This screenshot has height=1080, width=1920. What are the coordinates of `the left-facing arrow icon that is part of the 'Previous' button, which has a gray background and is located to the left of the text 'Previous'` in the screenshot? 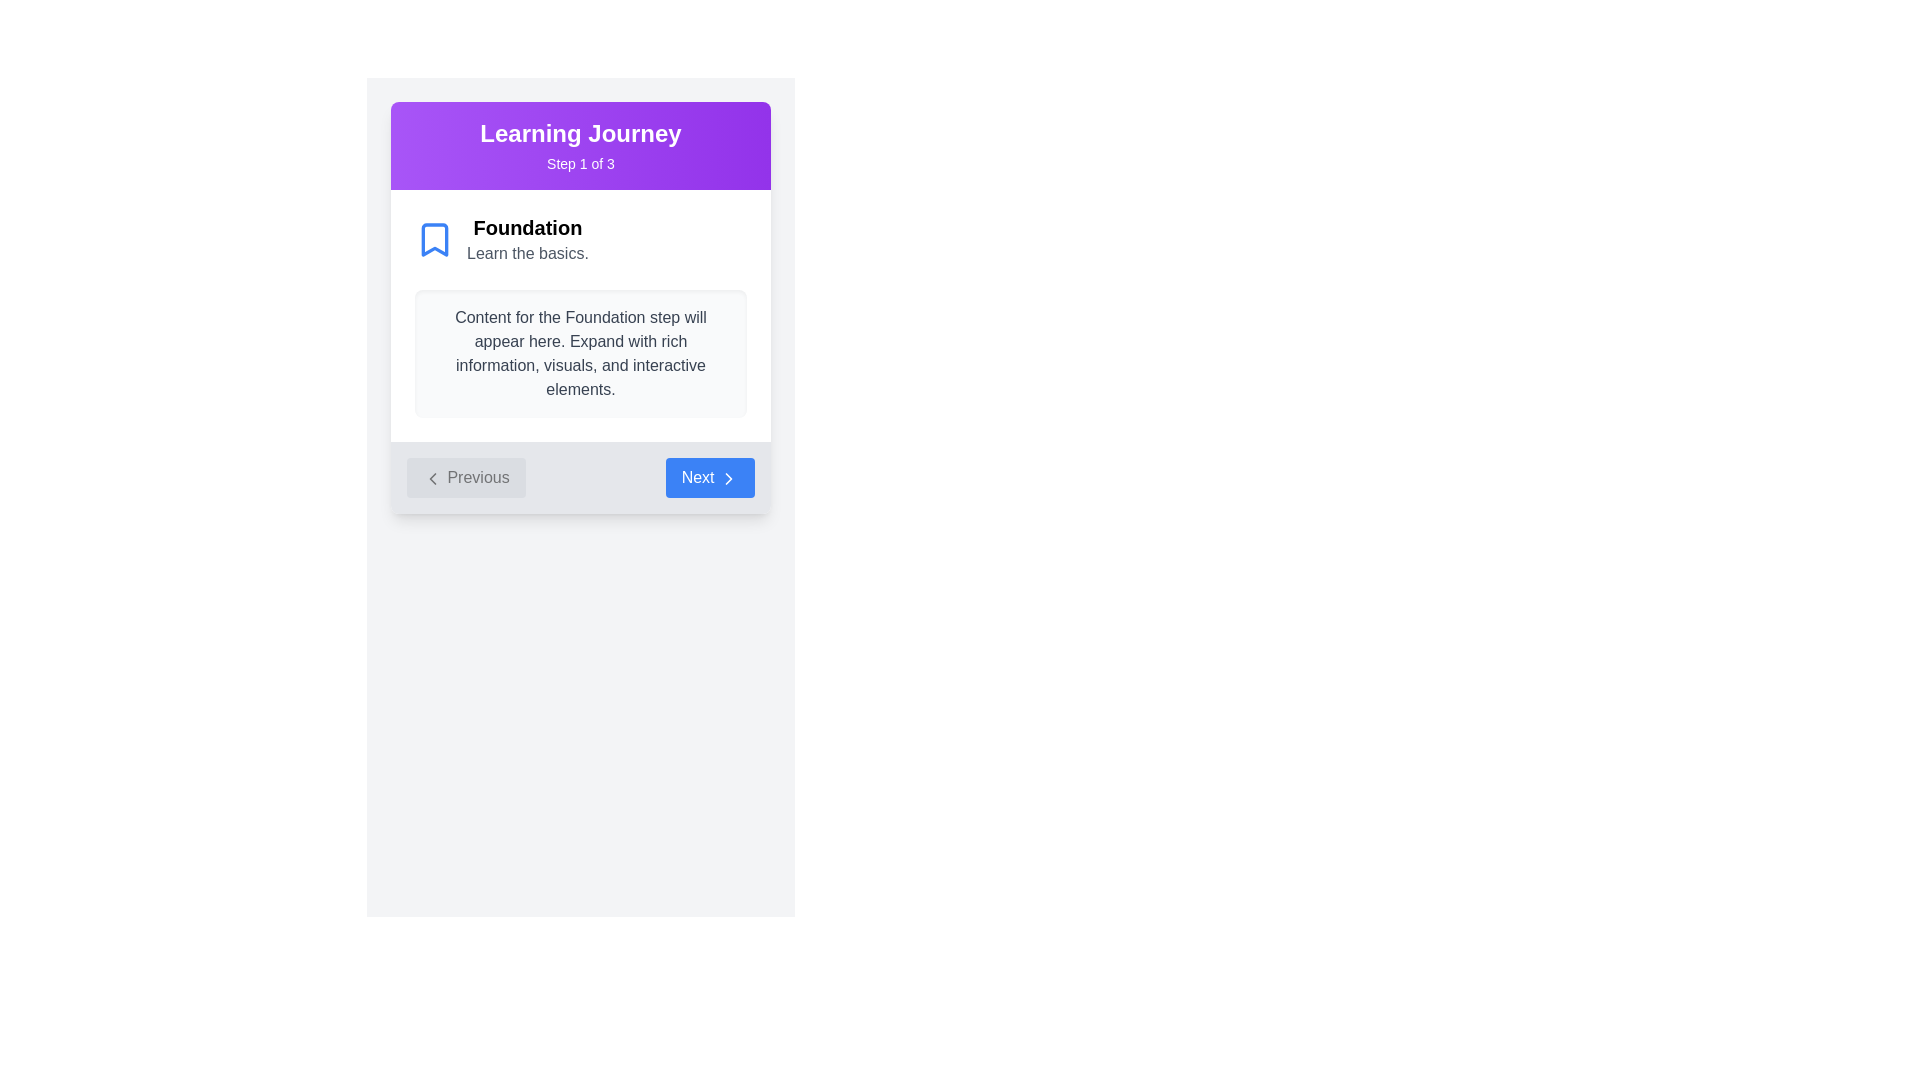 It's located at (431, 478).